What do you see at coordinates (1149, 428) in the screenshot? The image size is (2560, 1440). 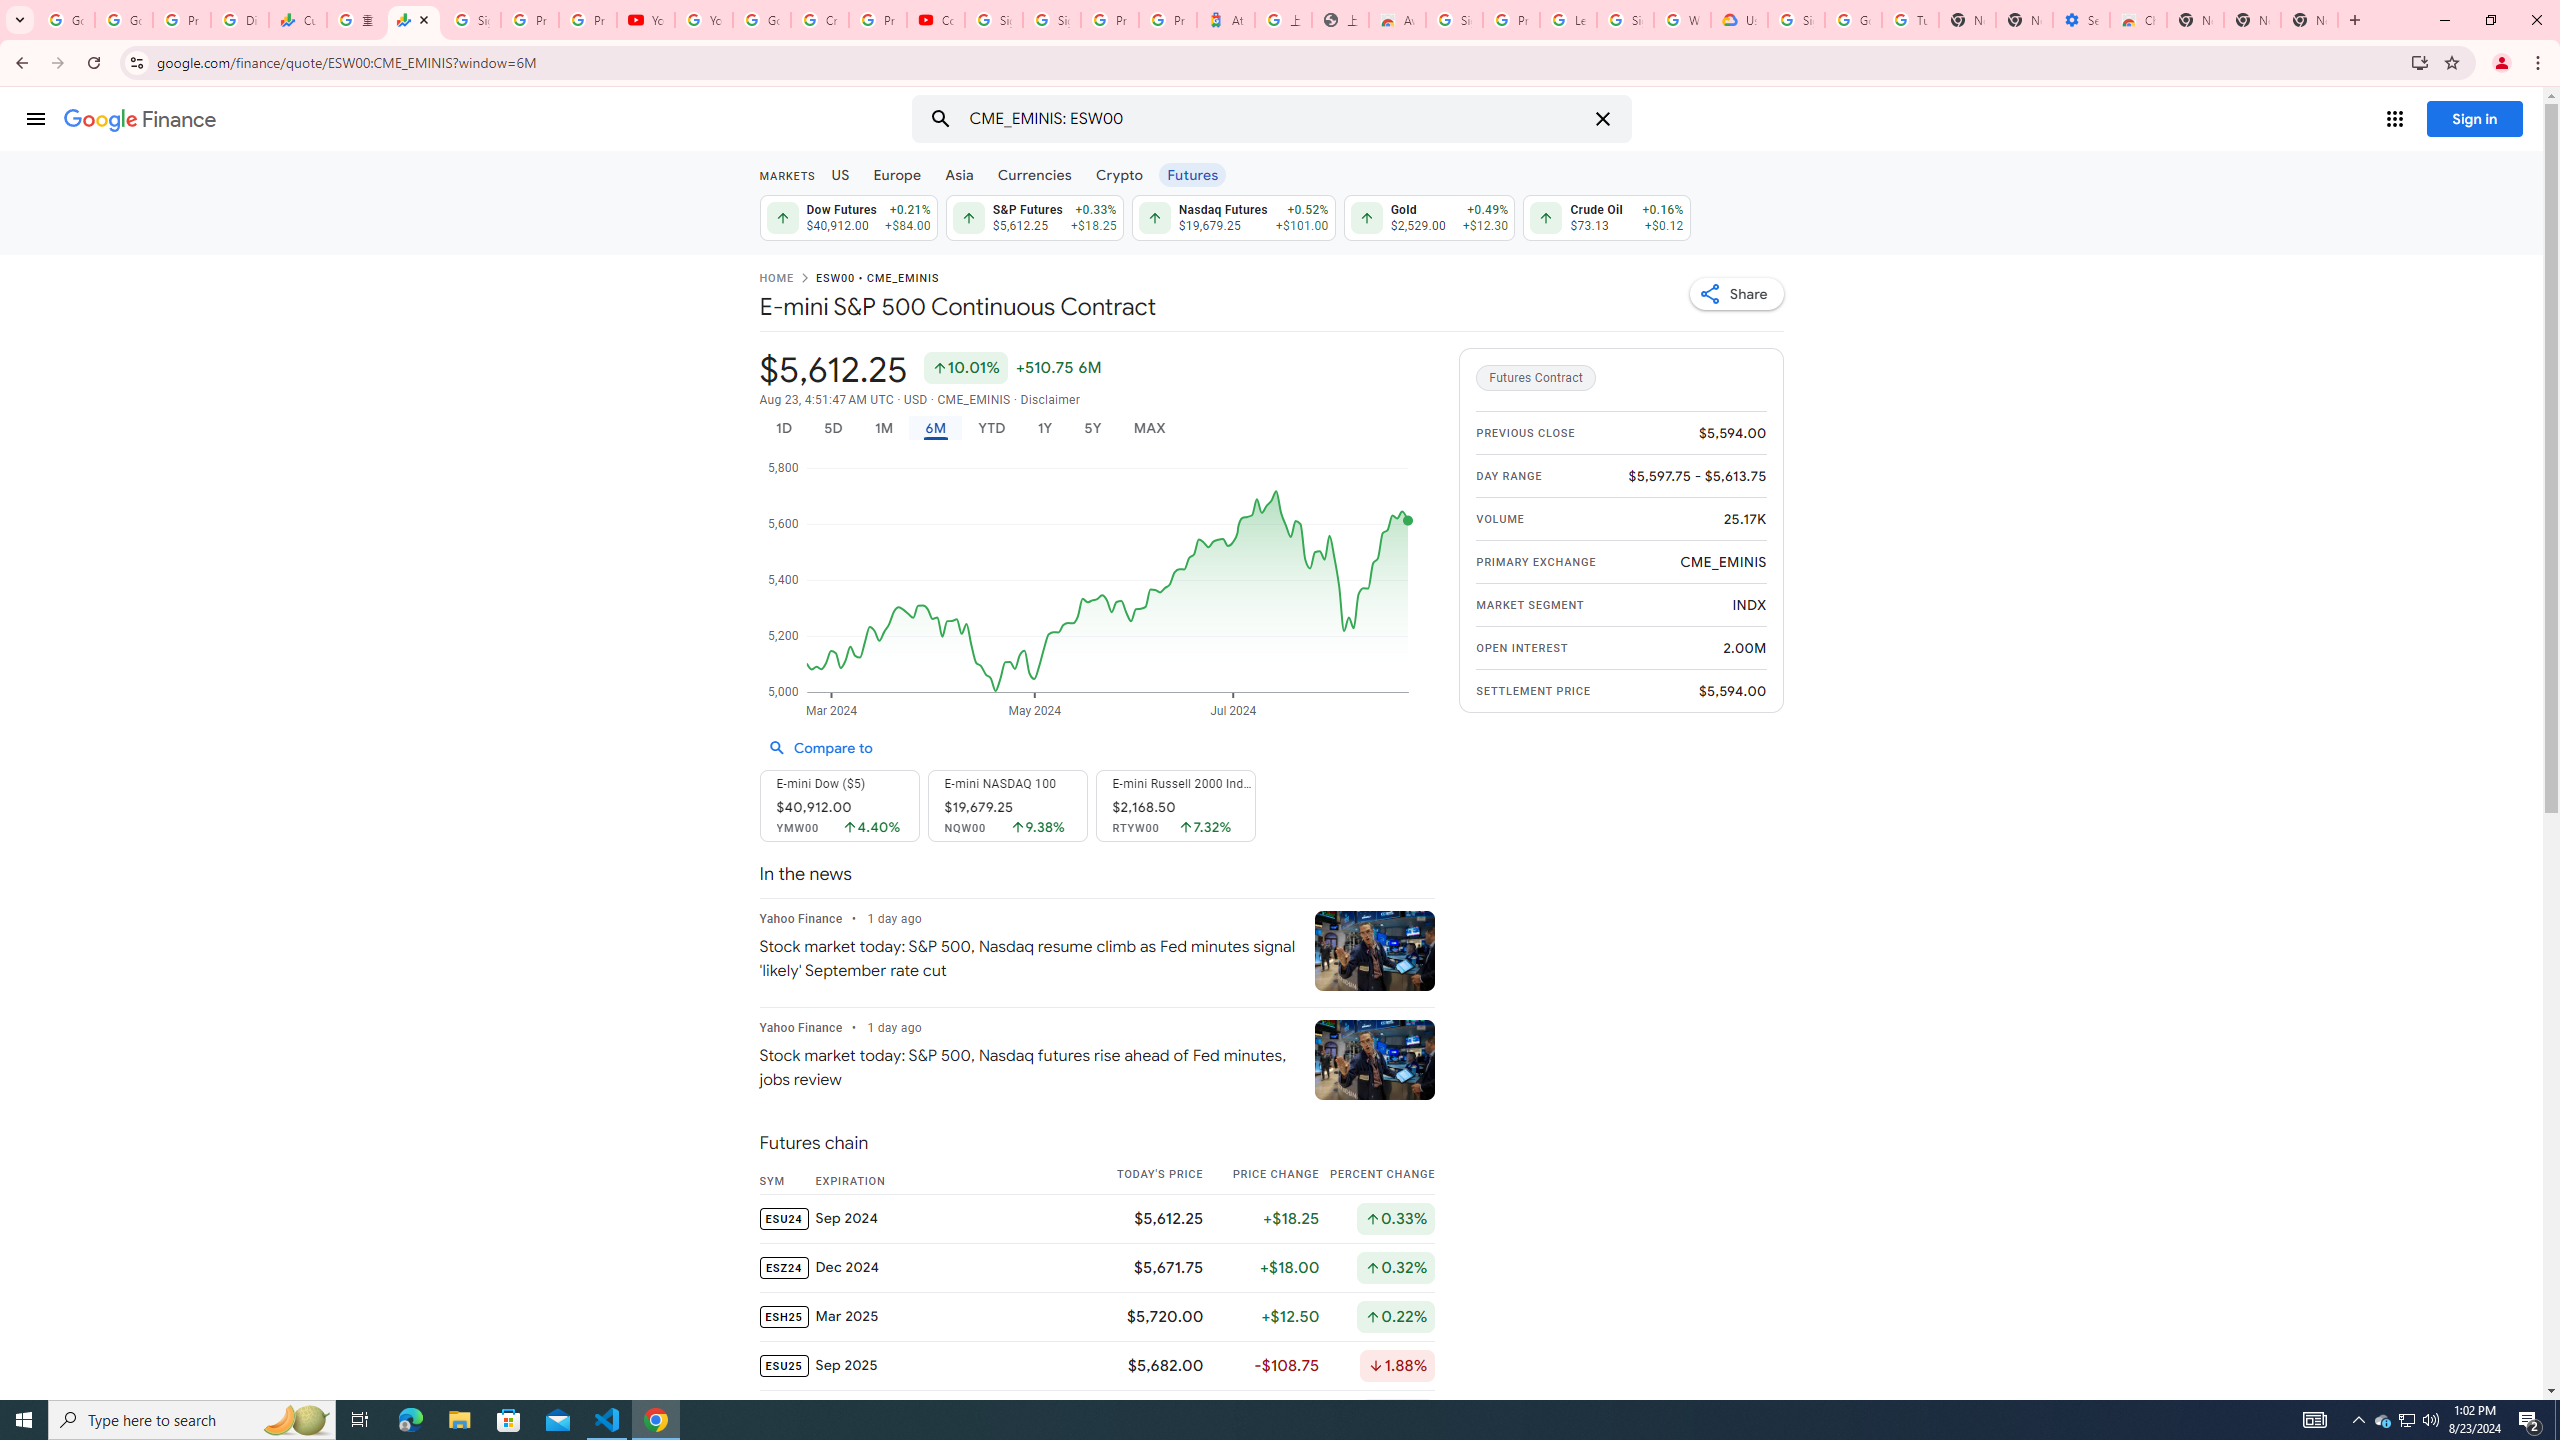 I see `'MAX'` at bounding box center [1149, 428].